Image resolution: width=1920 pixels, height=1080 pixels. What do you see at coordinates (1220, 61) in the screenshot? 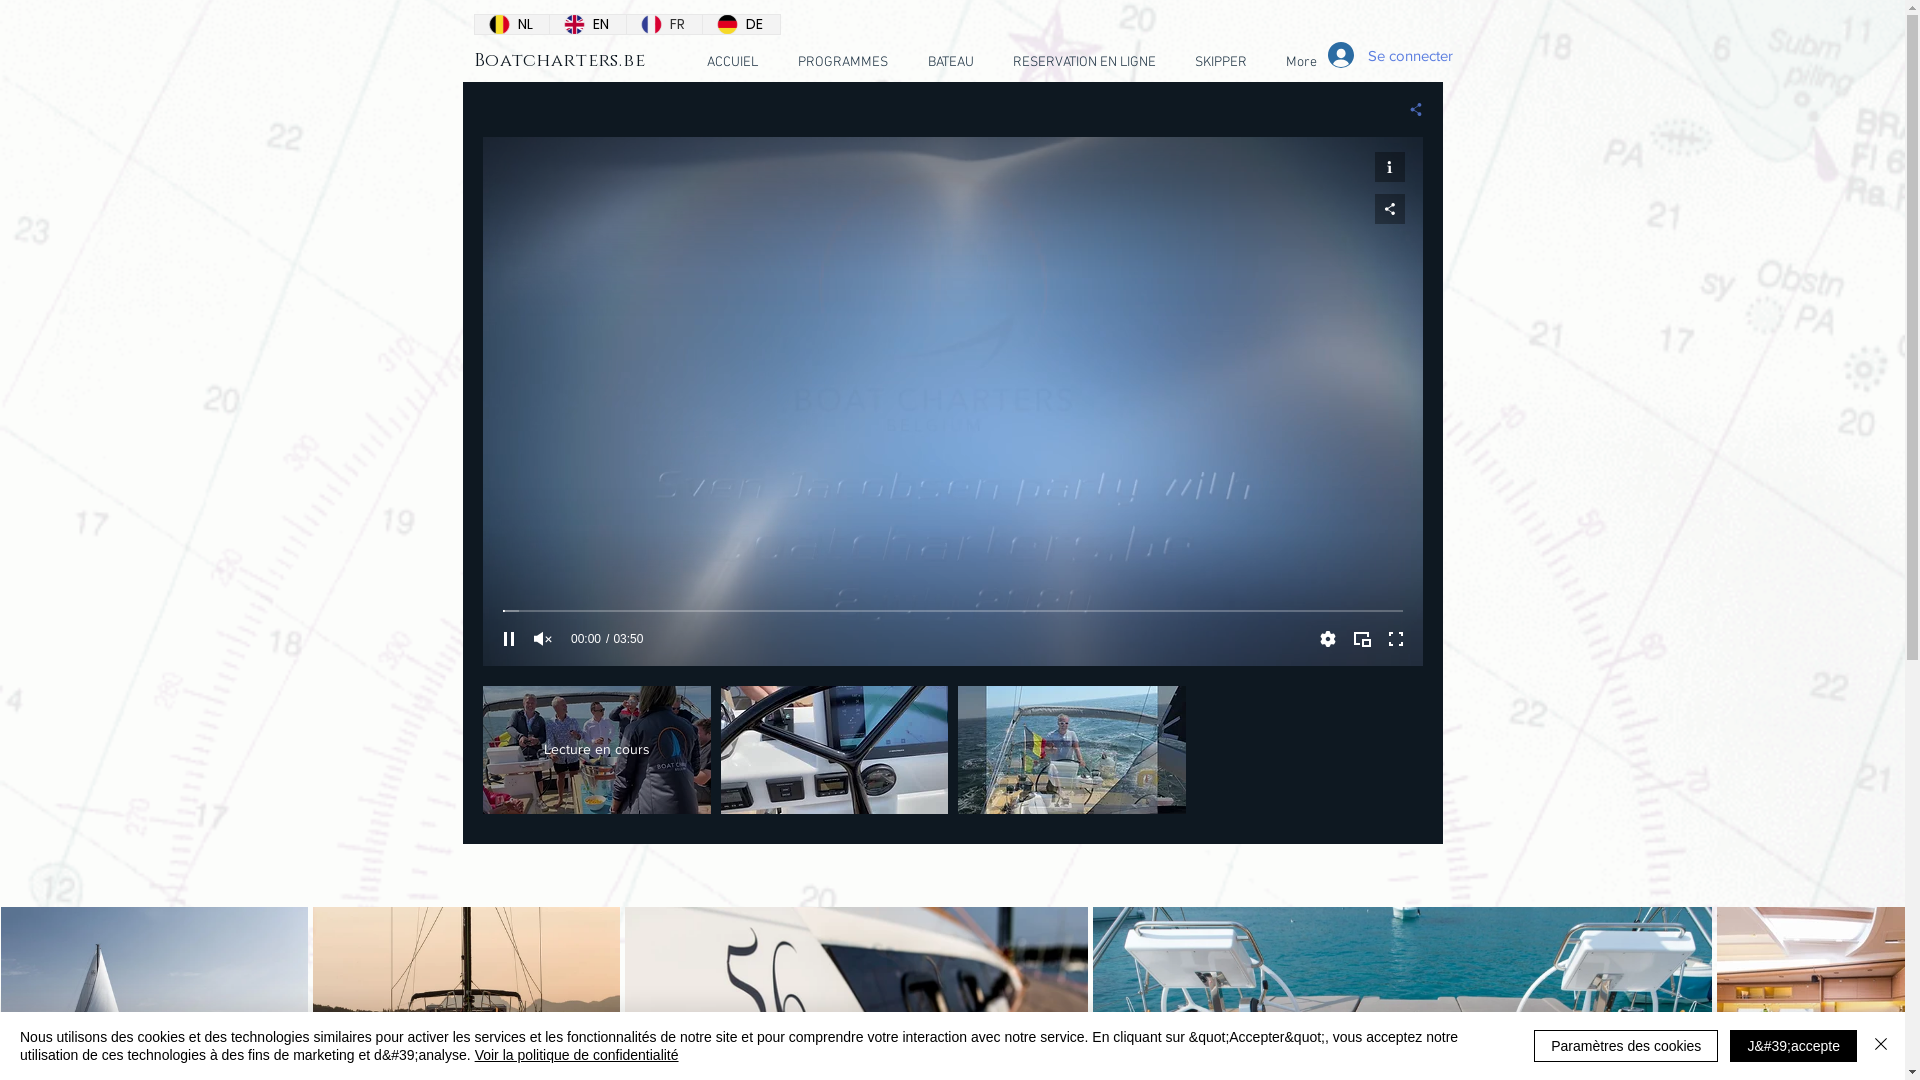
I see `'SKIPPER'` at bounding box center [1220, 61].